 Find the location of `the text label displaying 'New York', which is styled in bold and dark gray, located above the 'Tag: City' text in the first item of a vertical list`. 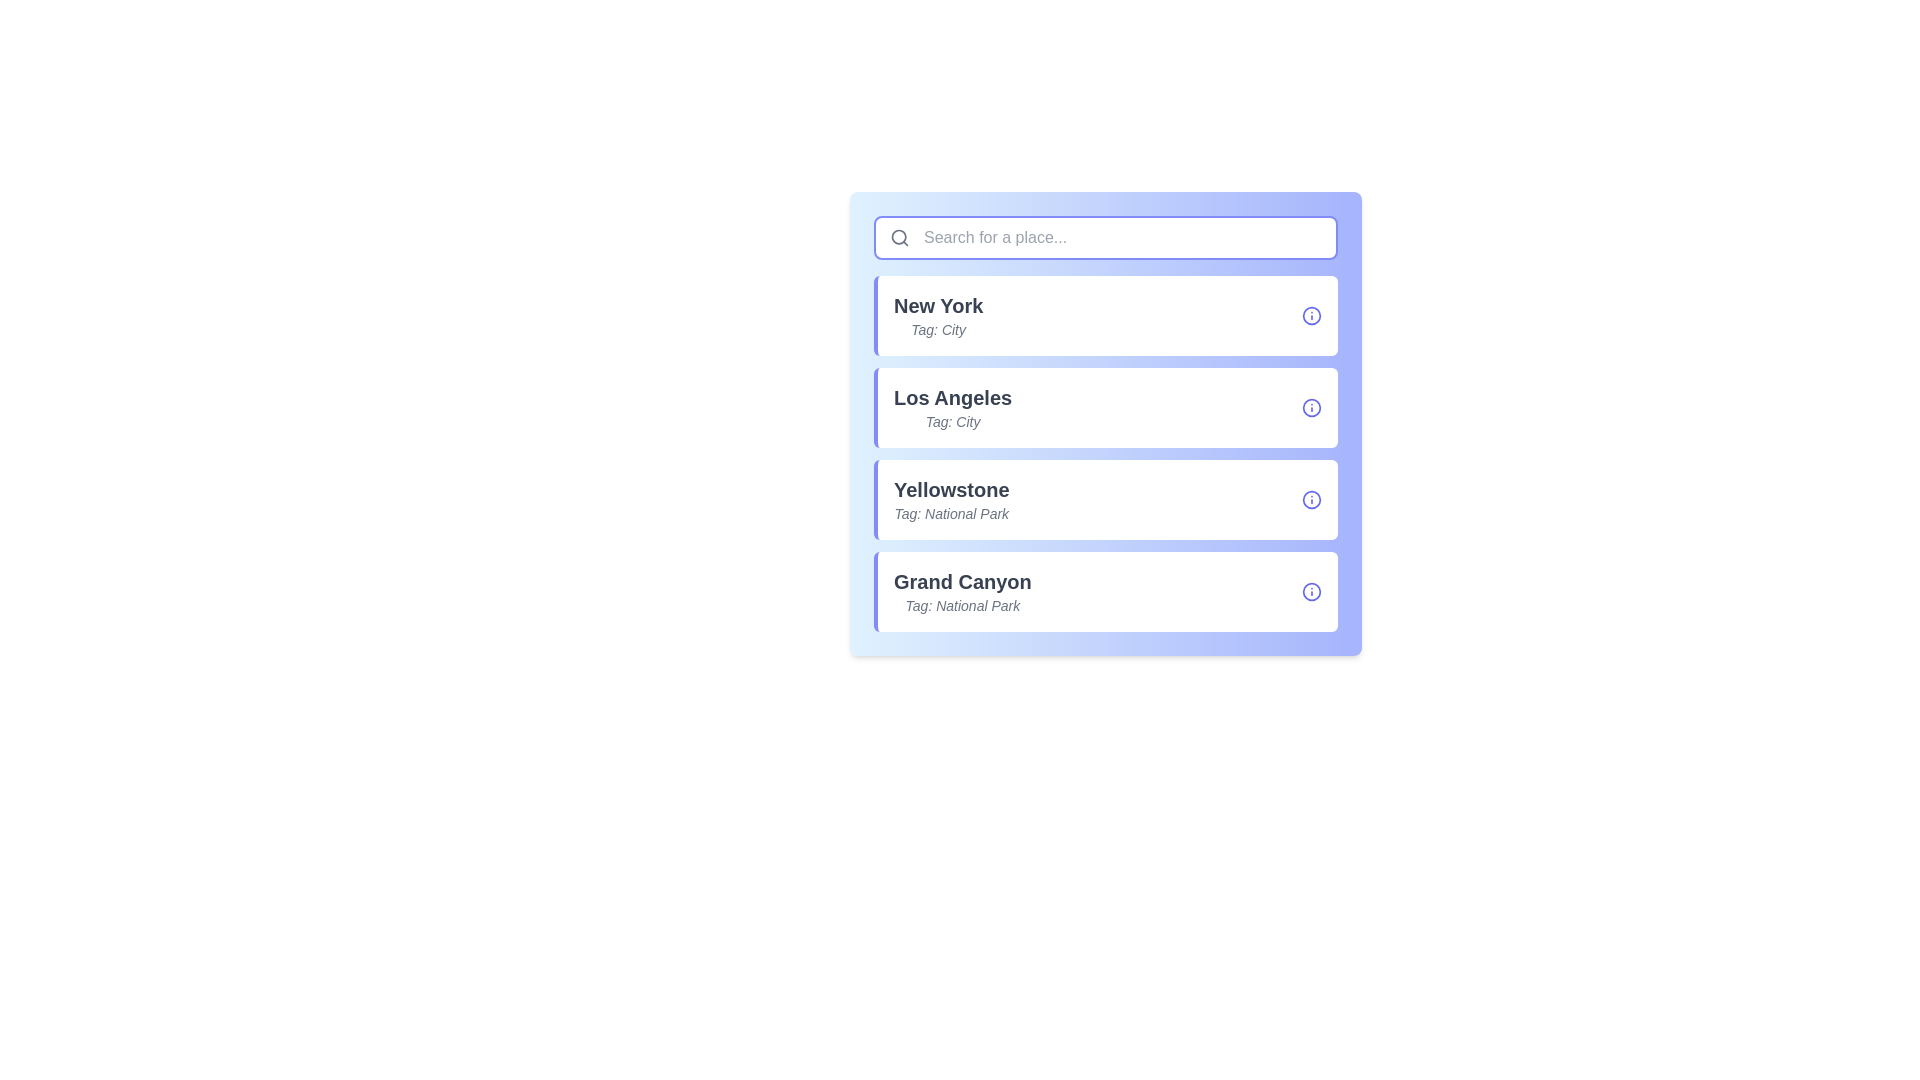

the text label displaying 'New York', which is styled in bold and dark gray, located above the 'Tag: City' text in the first item of a vertical list is located at coordinates (937, 305).